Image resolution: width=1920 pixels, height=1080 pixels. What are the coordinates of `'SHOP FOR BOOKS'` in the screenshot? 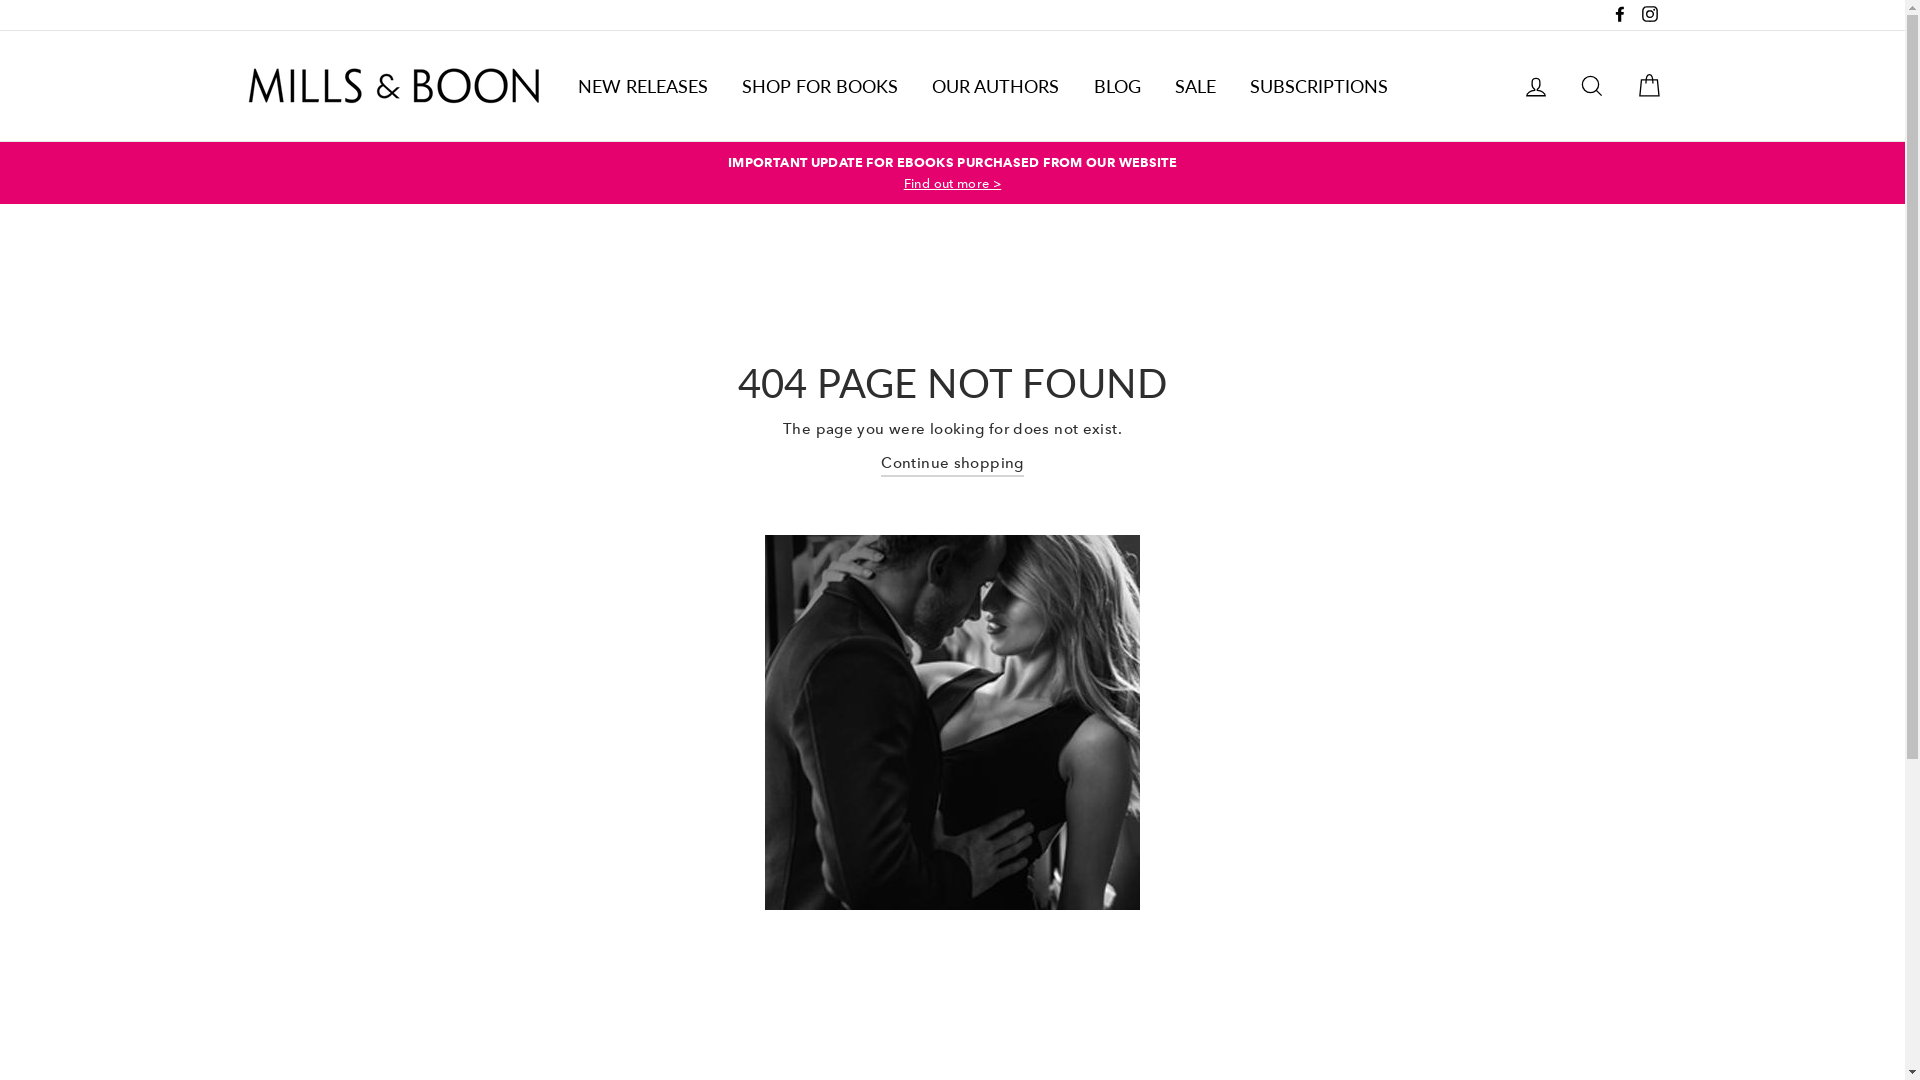 It's located at (820, 85).